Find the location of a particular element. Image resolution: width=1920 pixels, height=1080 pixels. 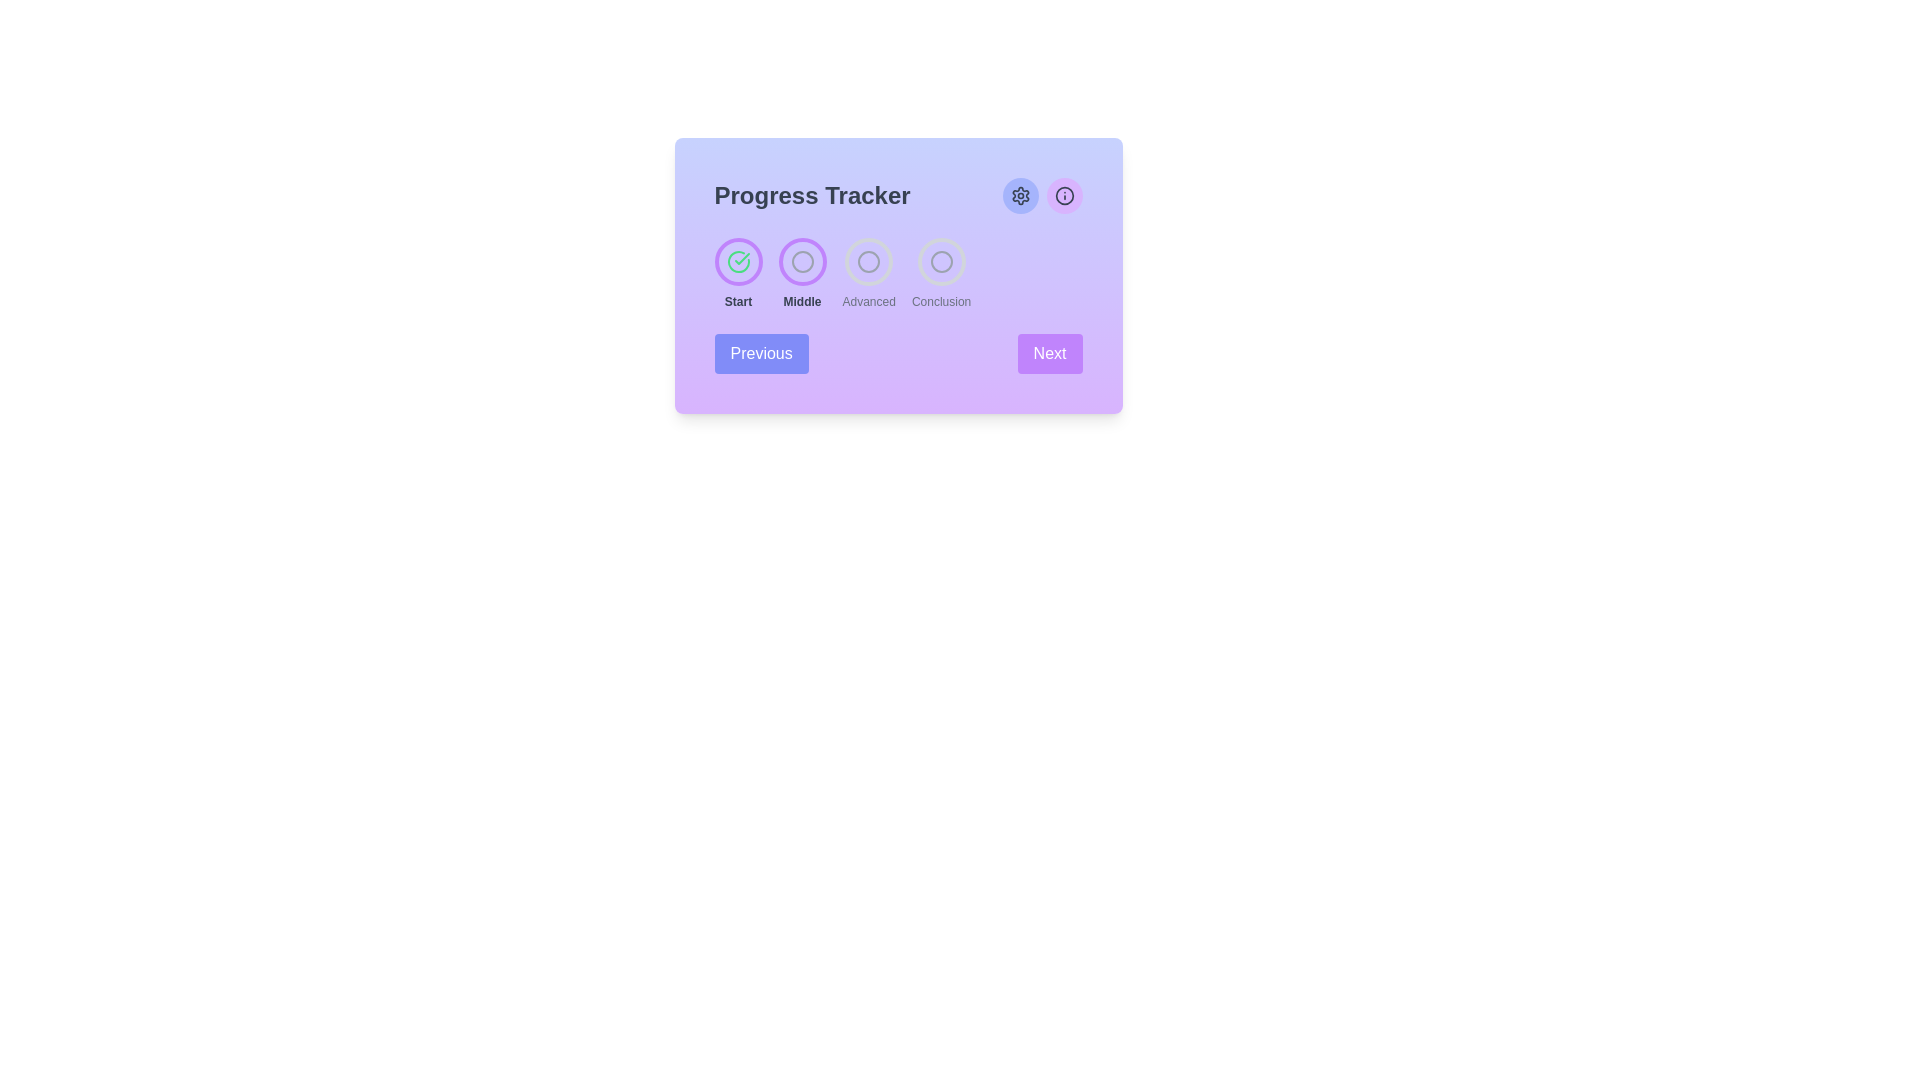

the 'Previous' button with a blue background and white text, located below the 'Progress Tracker' section is located at coordinates (760, 353).